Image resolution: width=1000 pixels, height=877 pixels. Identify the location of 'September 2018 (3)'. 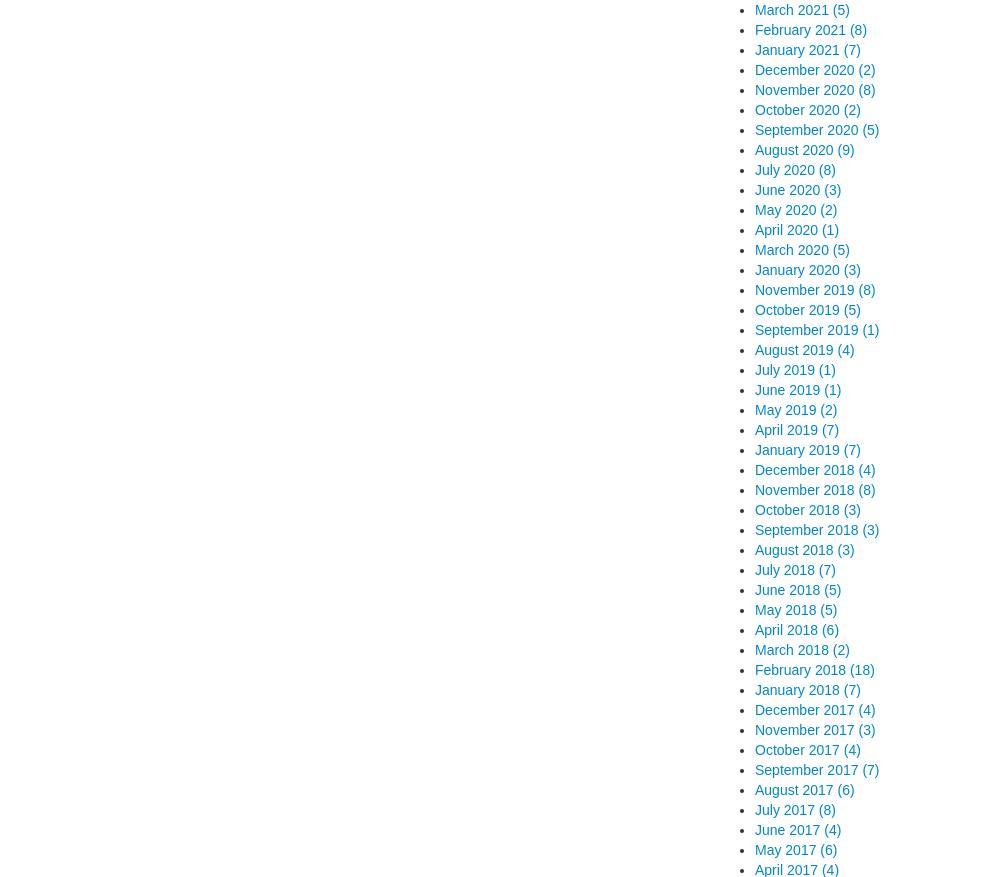
(816, 528).